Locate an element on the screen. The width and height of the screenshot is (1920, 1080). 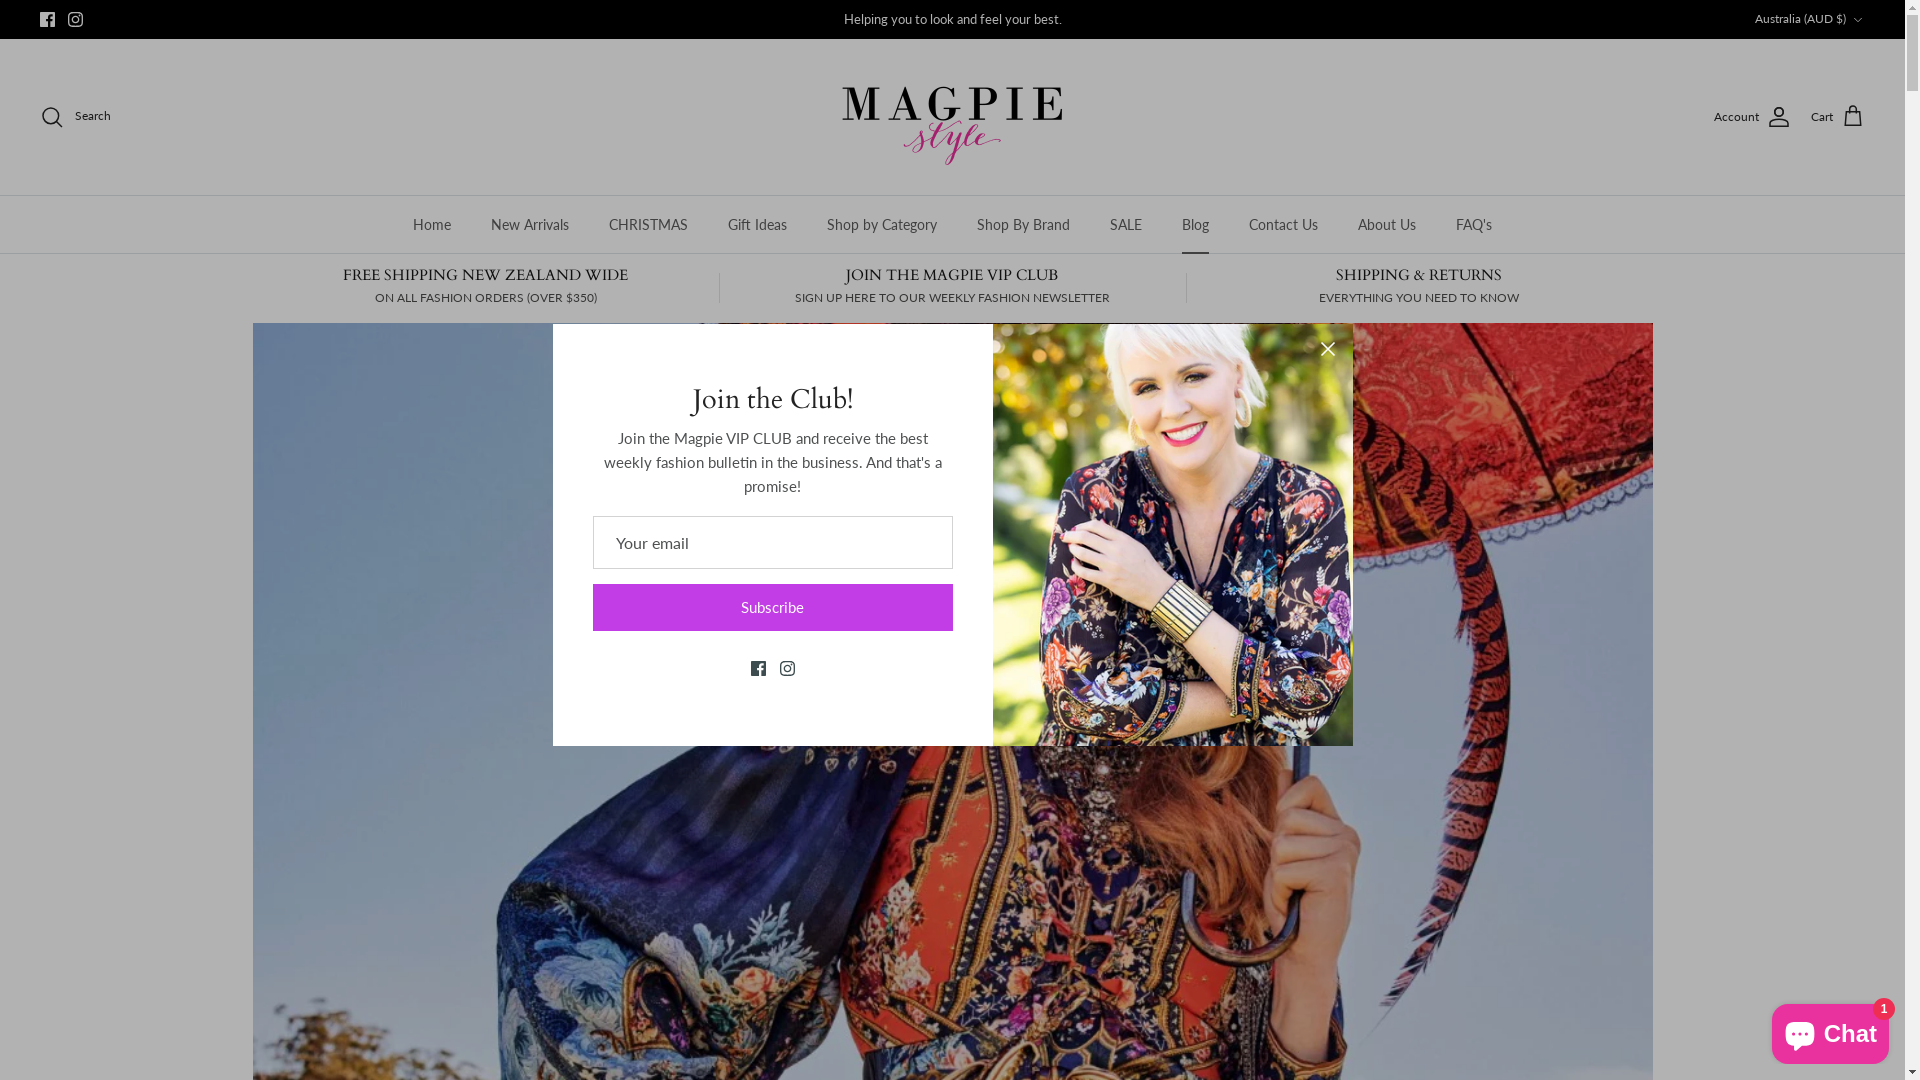
'Shop by Category' is located at coordinates (809, 224).